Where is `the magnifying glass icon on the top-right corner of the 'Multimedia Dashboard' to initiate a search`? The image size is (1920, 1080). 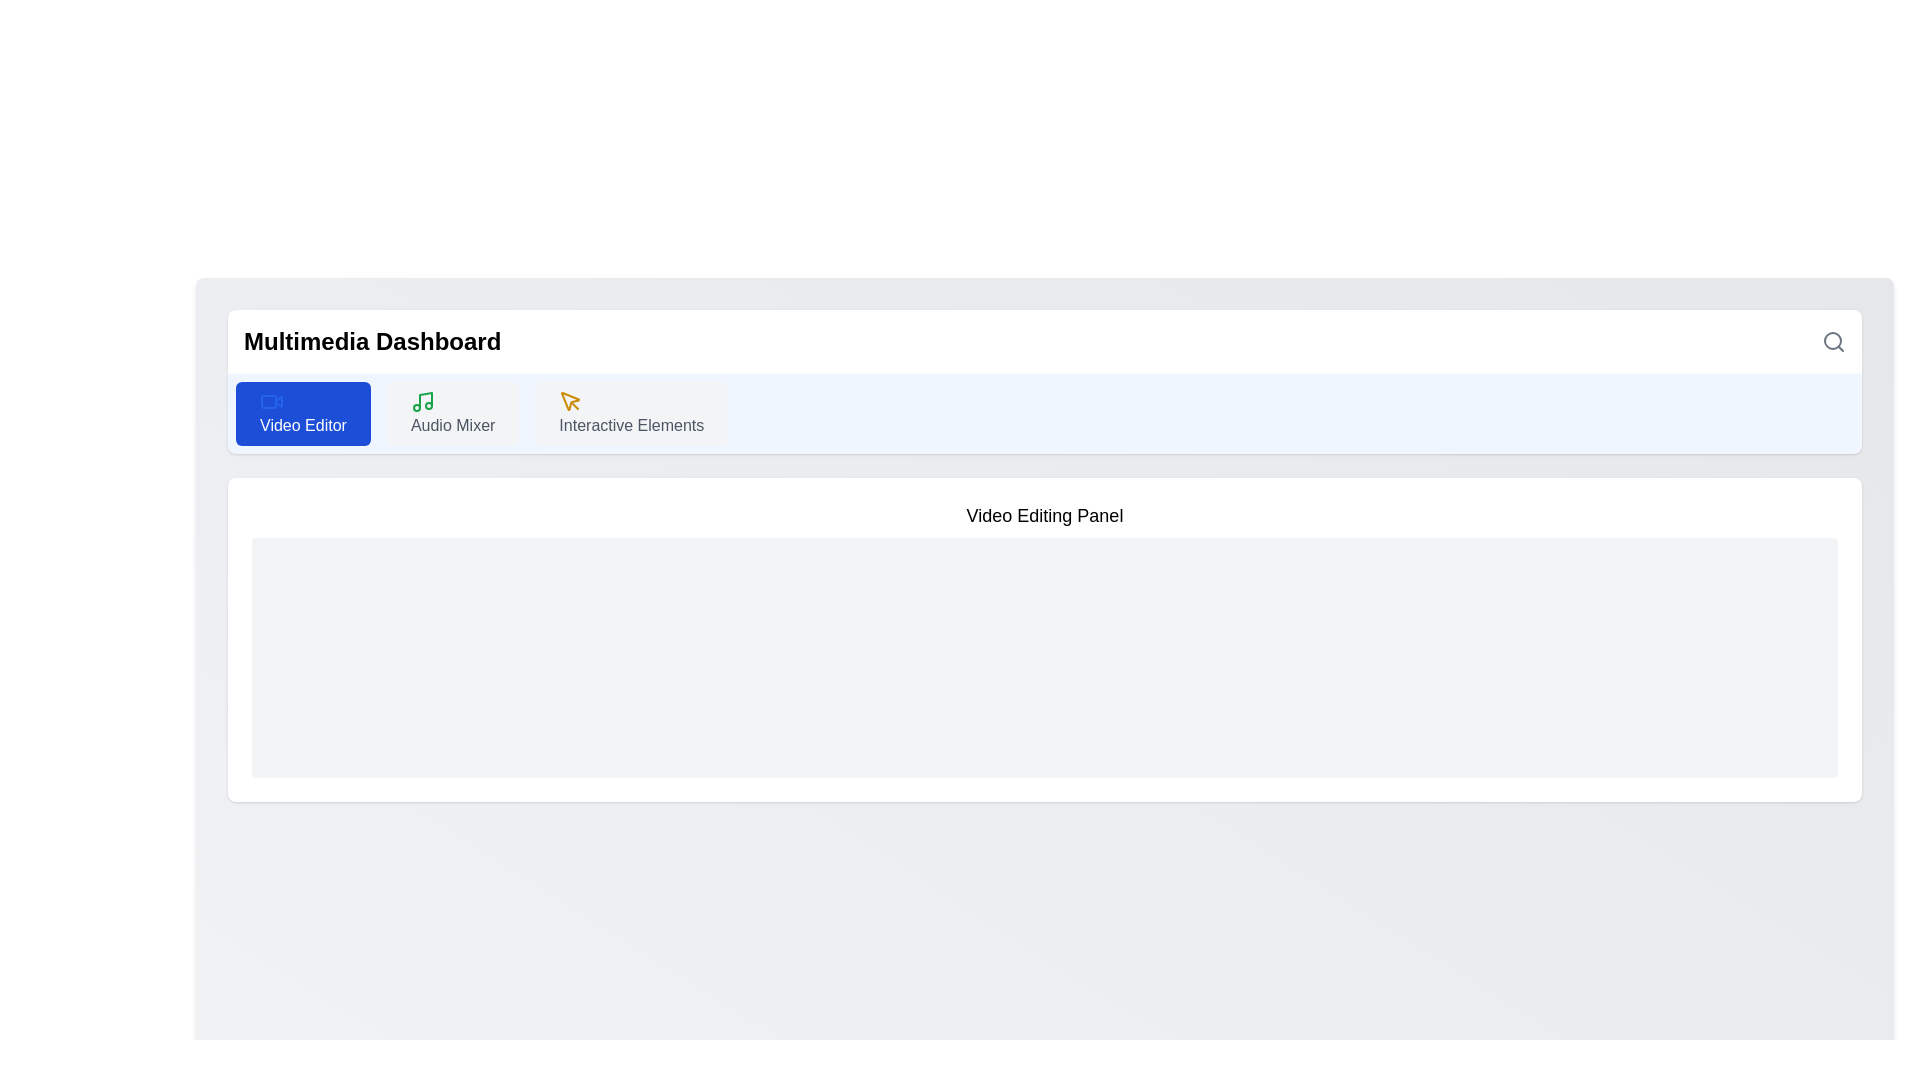 the magnifying glass icon on the top-right corner of the 'Multimedia Dashboard' to initiate a search is located at coordinates (1833, 341).